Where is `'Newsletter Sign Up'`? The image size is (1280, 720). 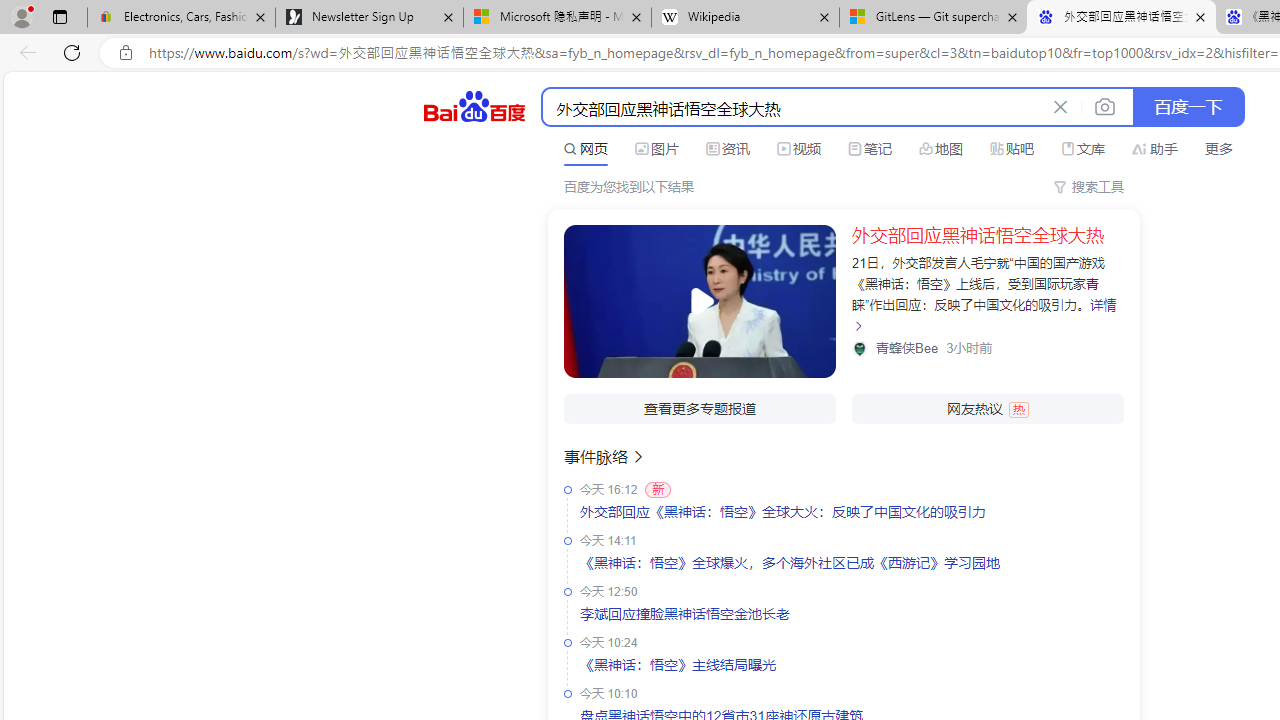 'Newsletter Sign Up' is located at coordinates (369, 17).